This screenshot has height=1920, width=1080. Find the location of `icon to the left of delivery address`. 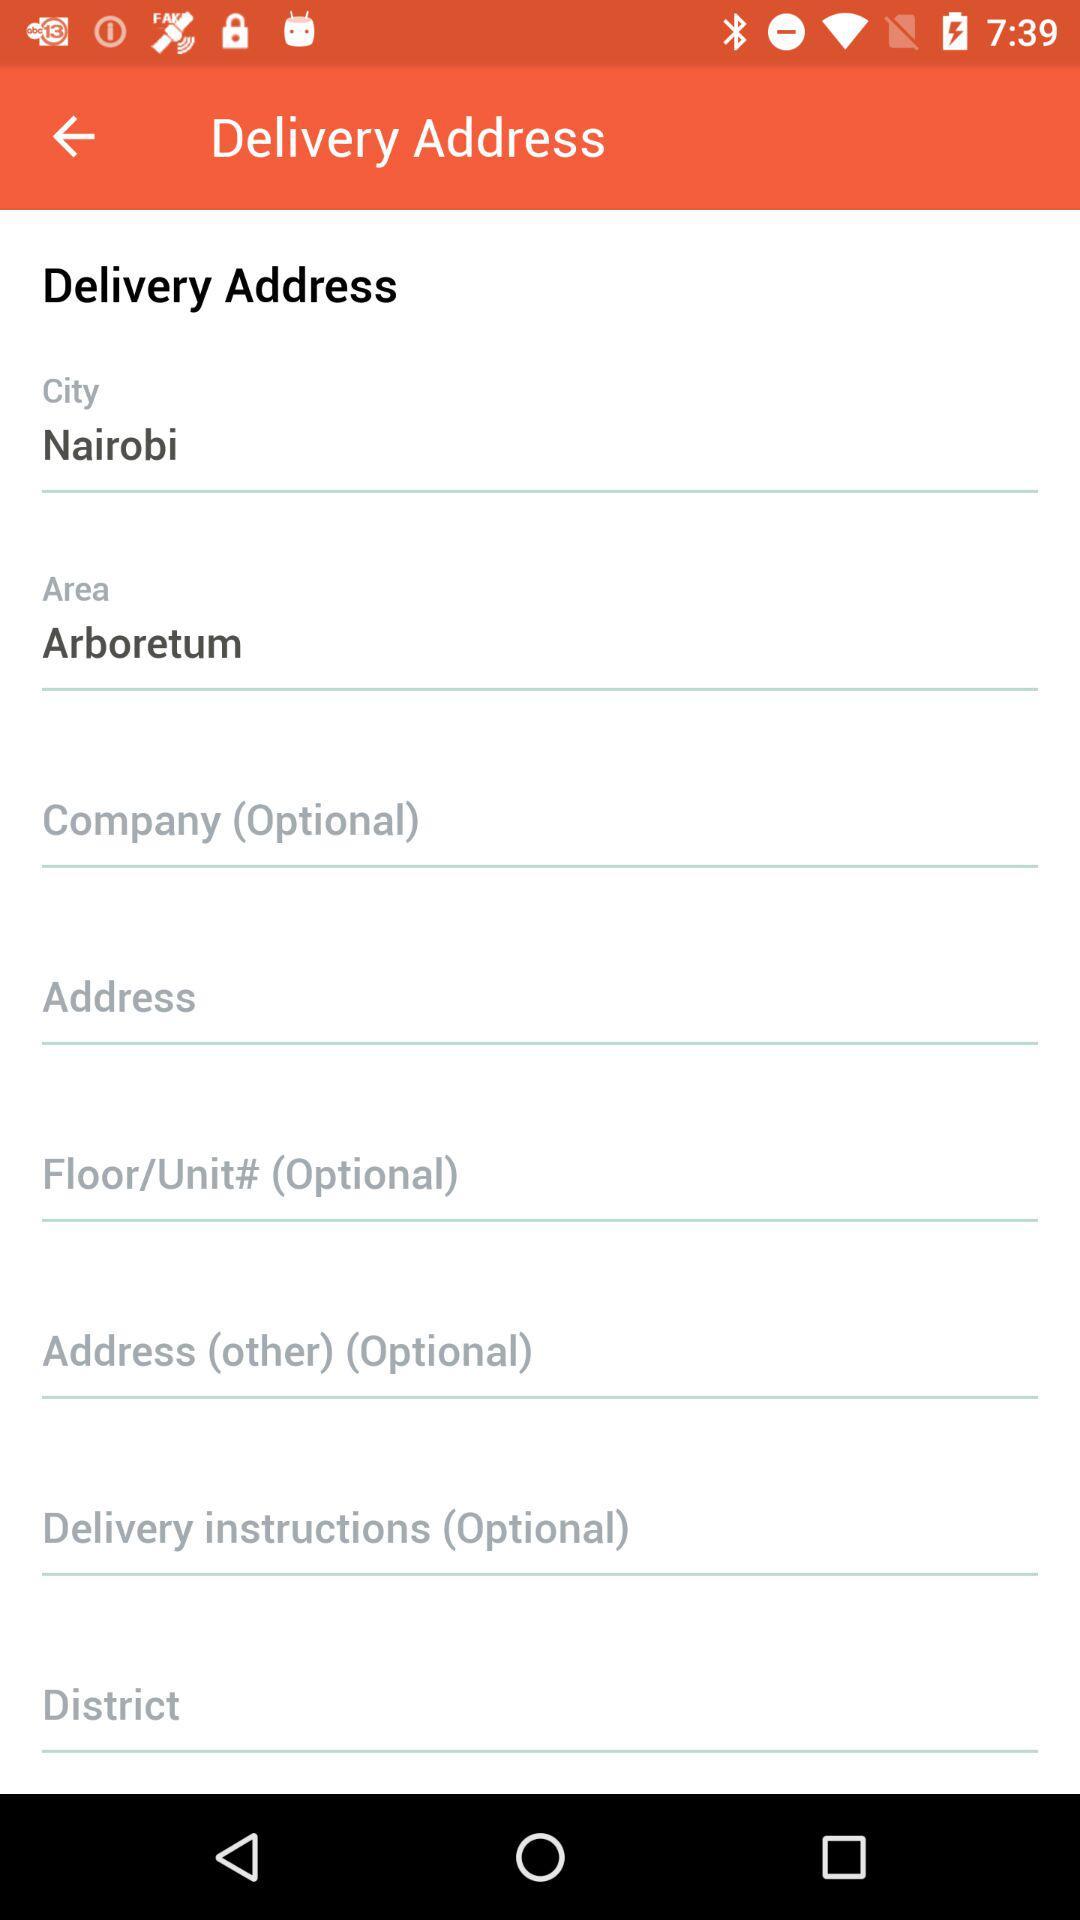

icon to the left of delivery address is located at coordinates (72, 135).